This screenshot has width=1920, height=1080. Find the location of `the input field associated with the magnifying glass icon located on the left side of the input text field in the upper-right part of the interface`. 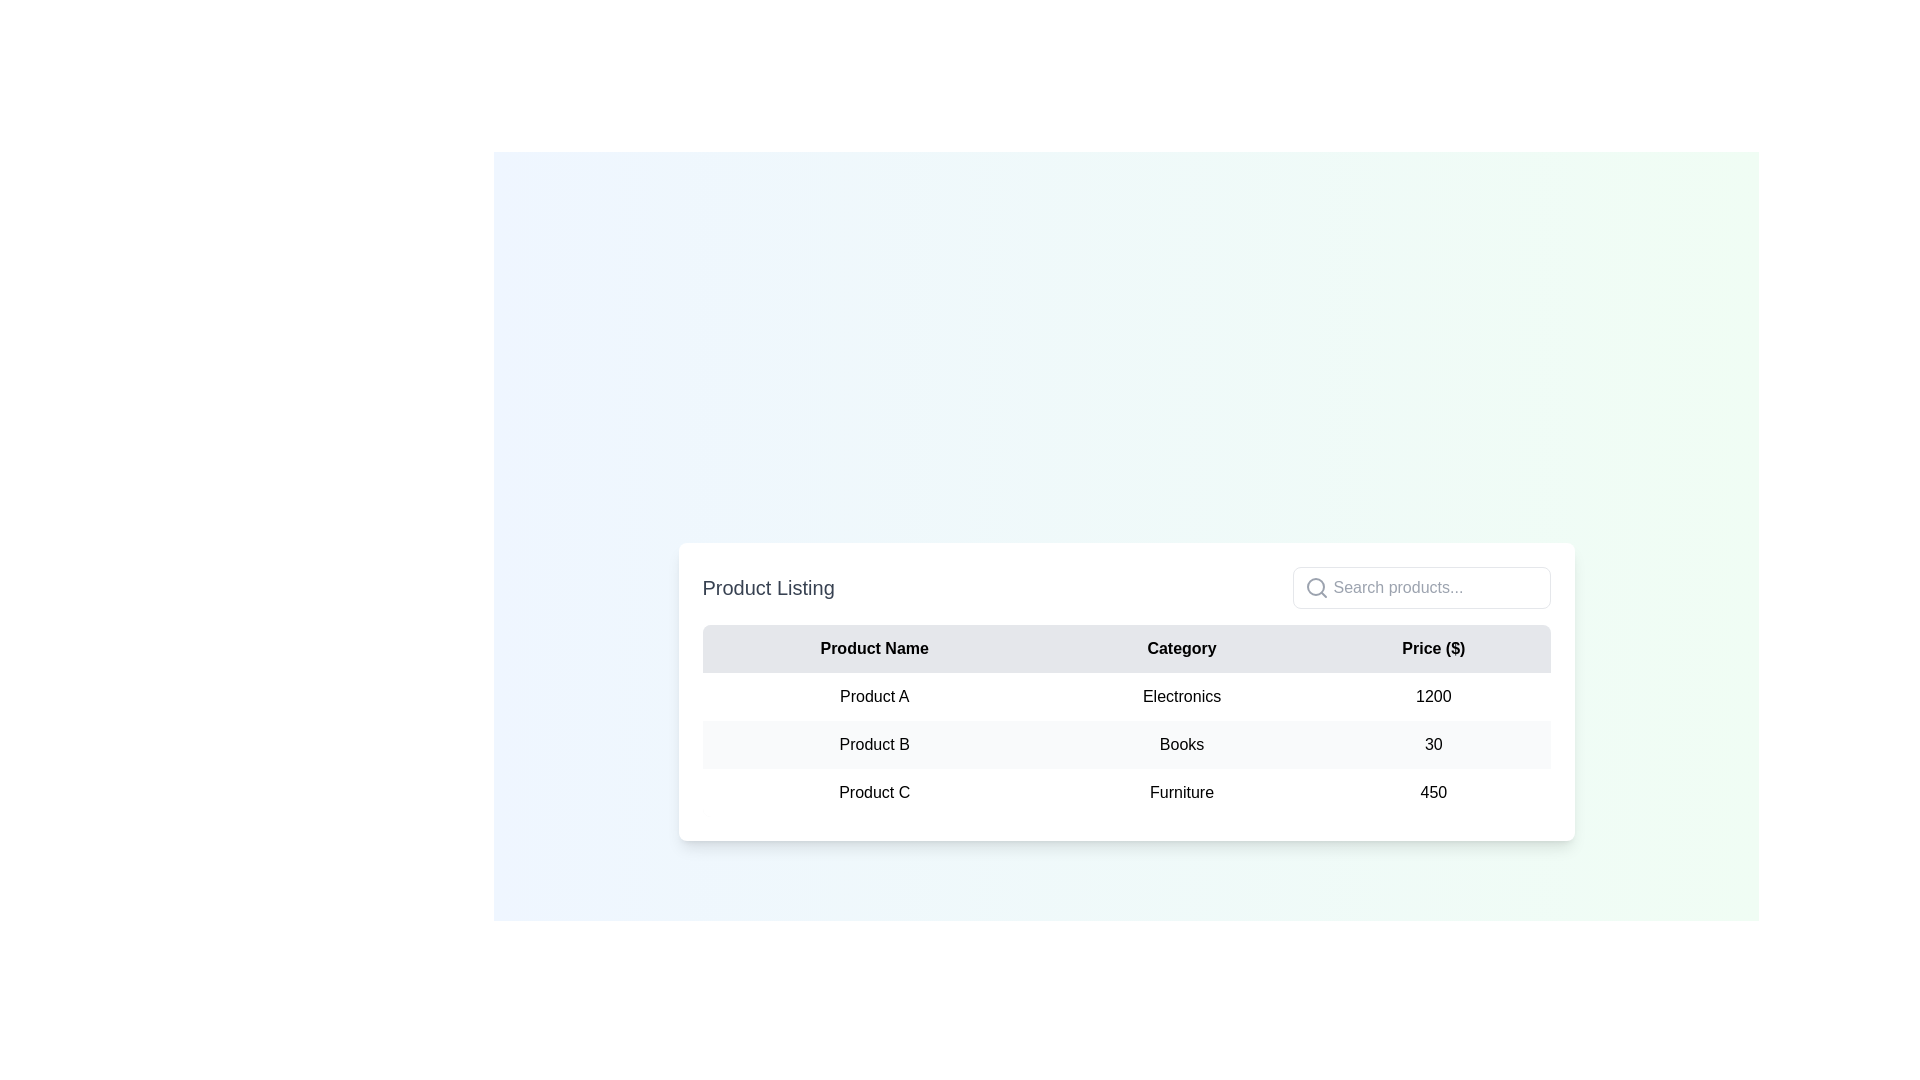

the input field associated with the magnifying glass icon located on the left side of the input text field in the upper-right part of the interface is located at coordinates (1316, 586).